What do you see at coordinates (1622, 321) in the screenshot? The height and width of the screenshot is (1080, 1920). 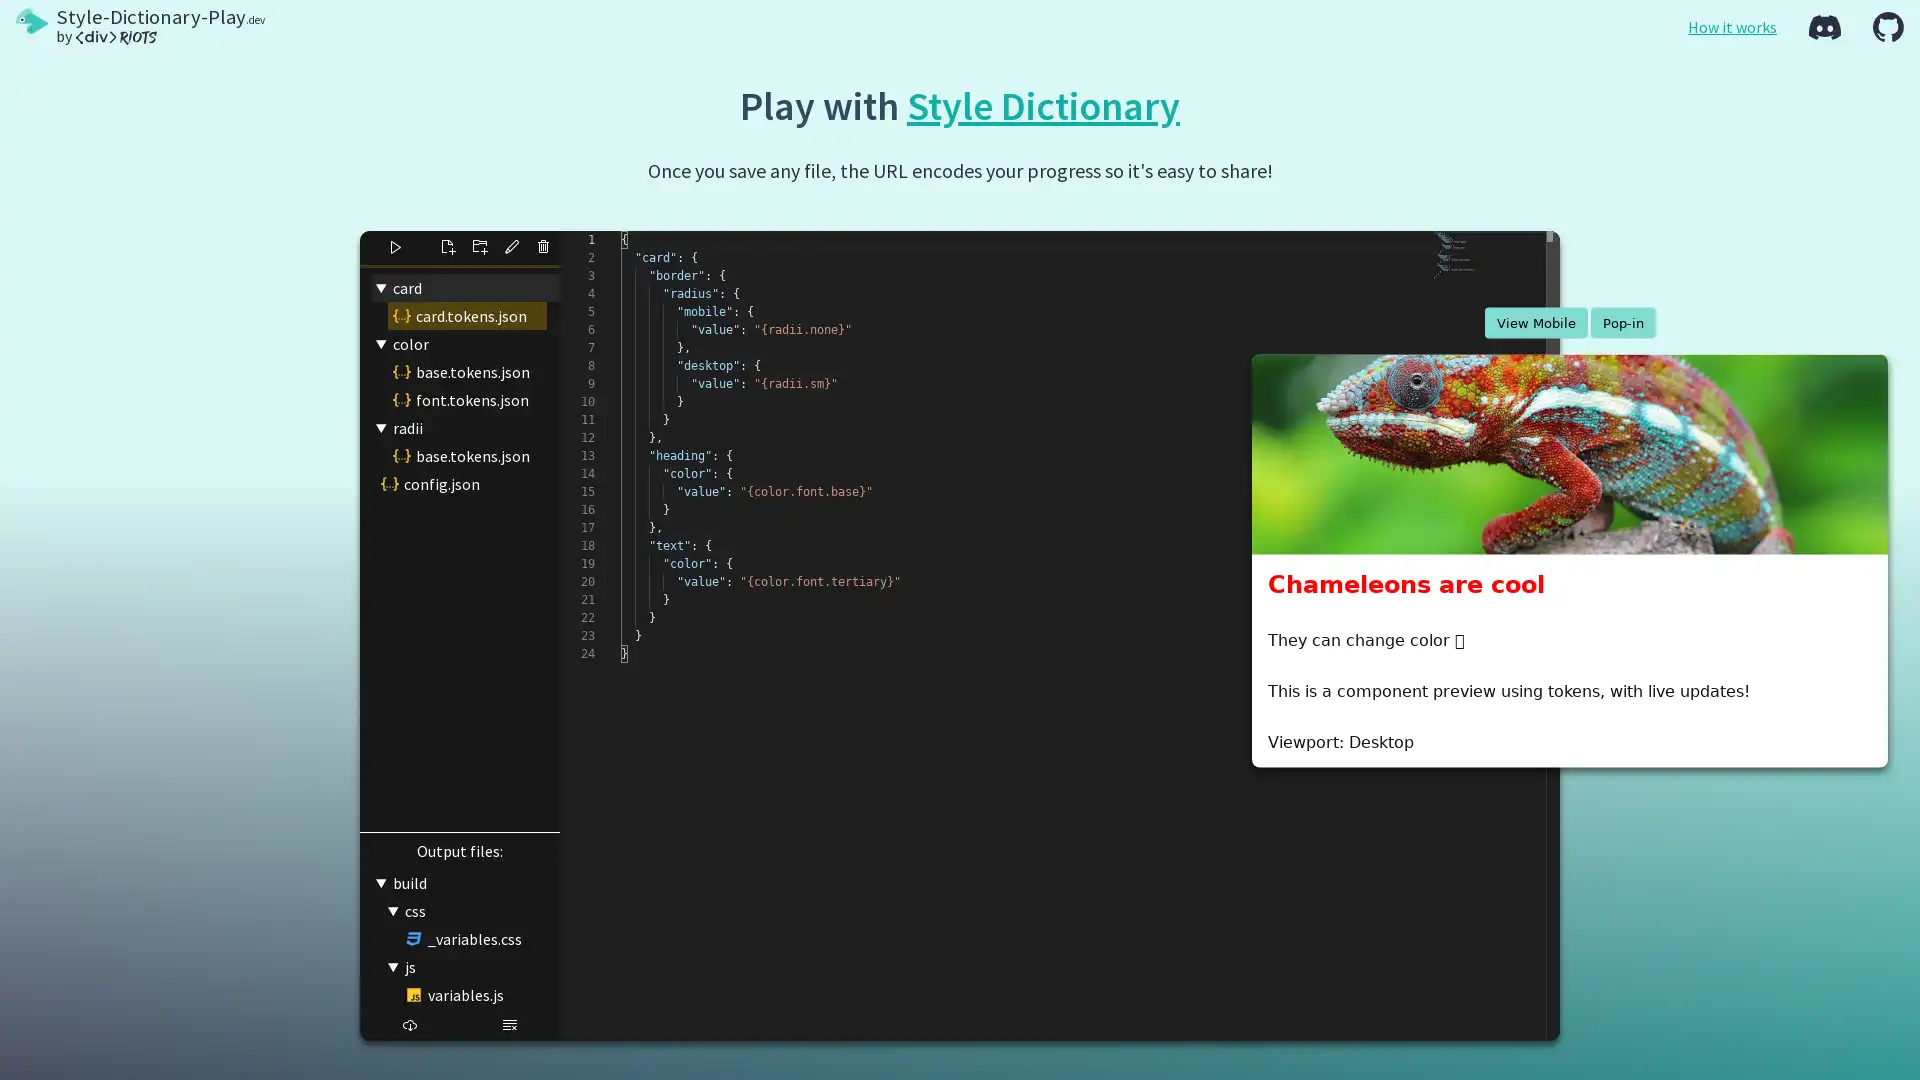 I see `Pop-in` at bounding box center [1622, 321].